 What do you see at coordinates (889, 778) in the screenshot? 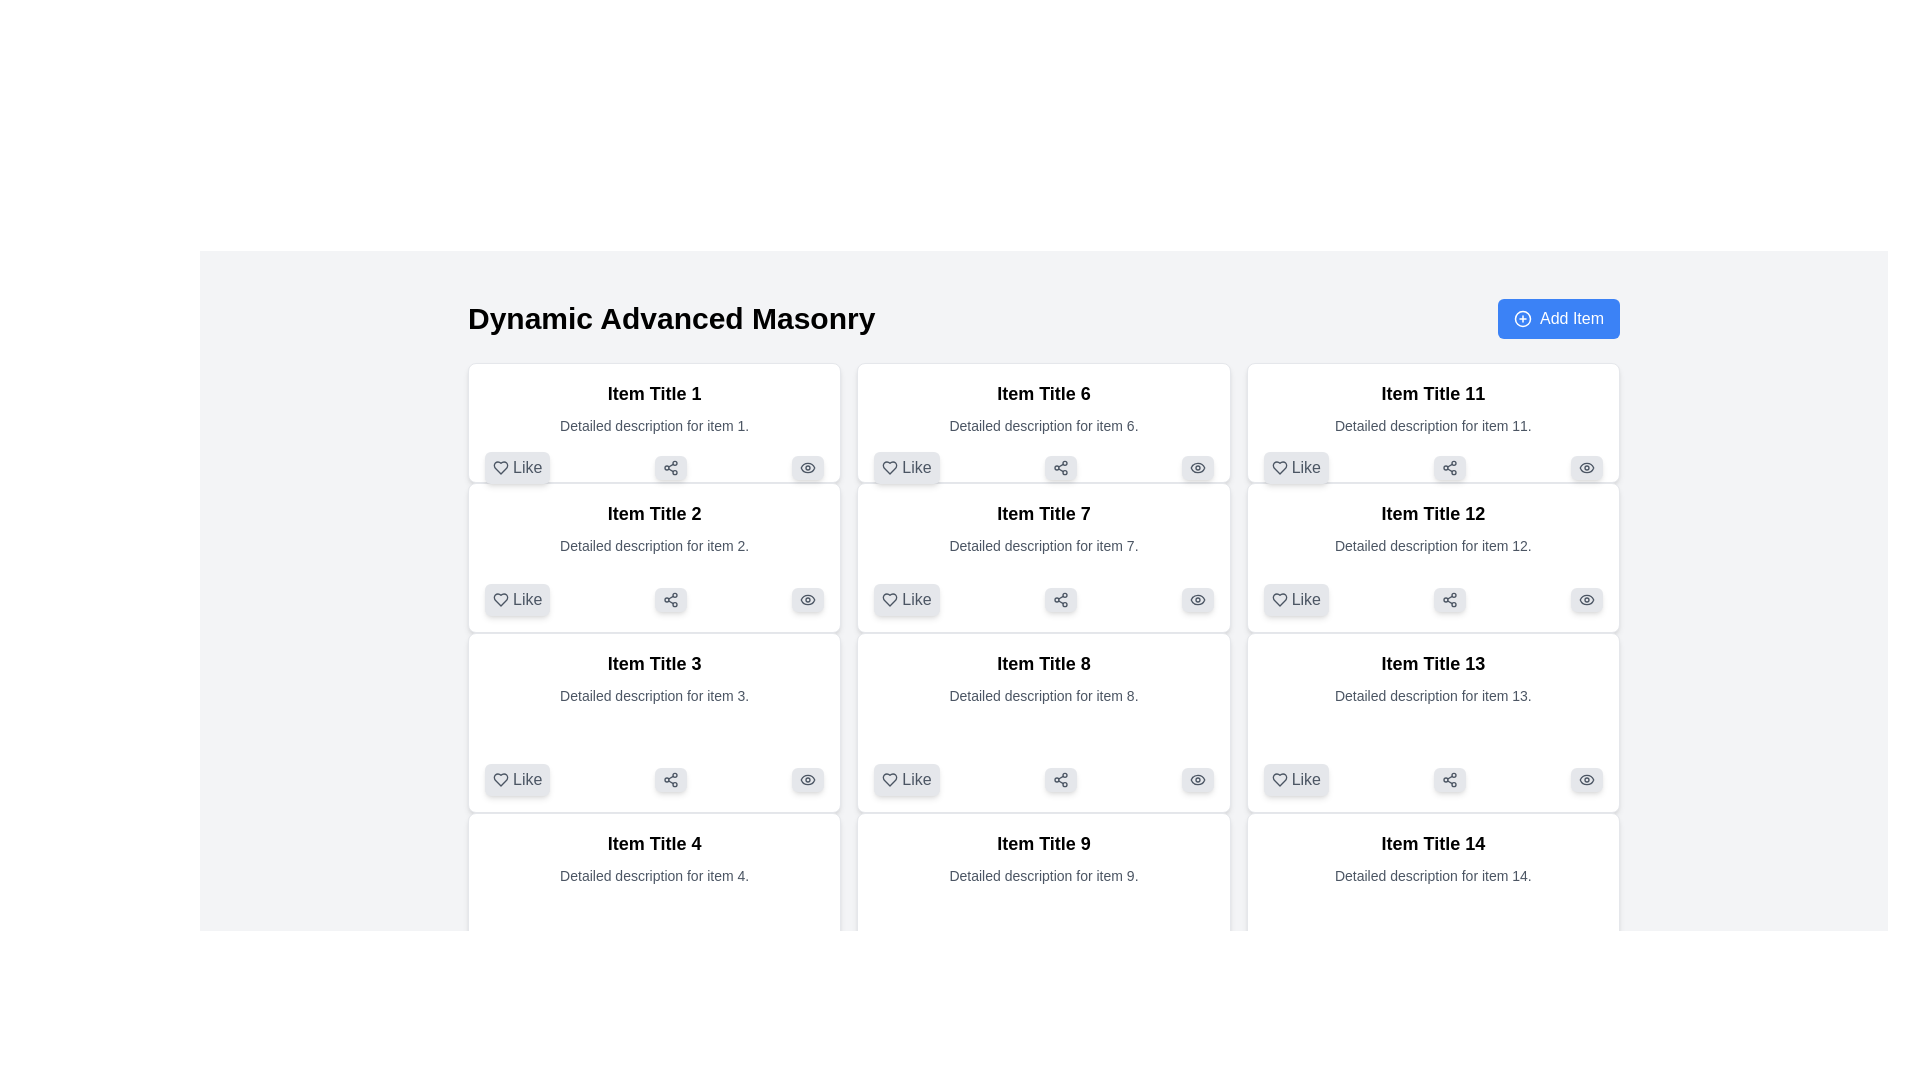
I see `the 'like' icon located in the 'Like' button of the 'Item Title 8' card in the third column, second row of the grid layout to interact` at bounding box center [889, 778].